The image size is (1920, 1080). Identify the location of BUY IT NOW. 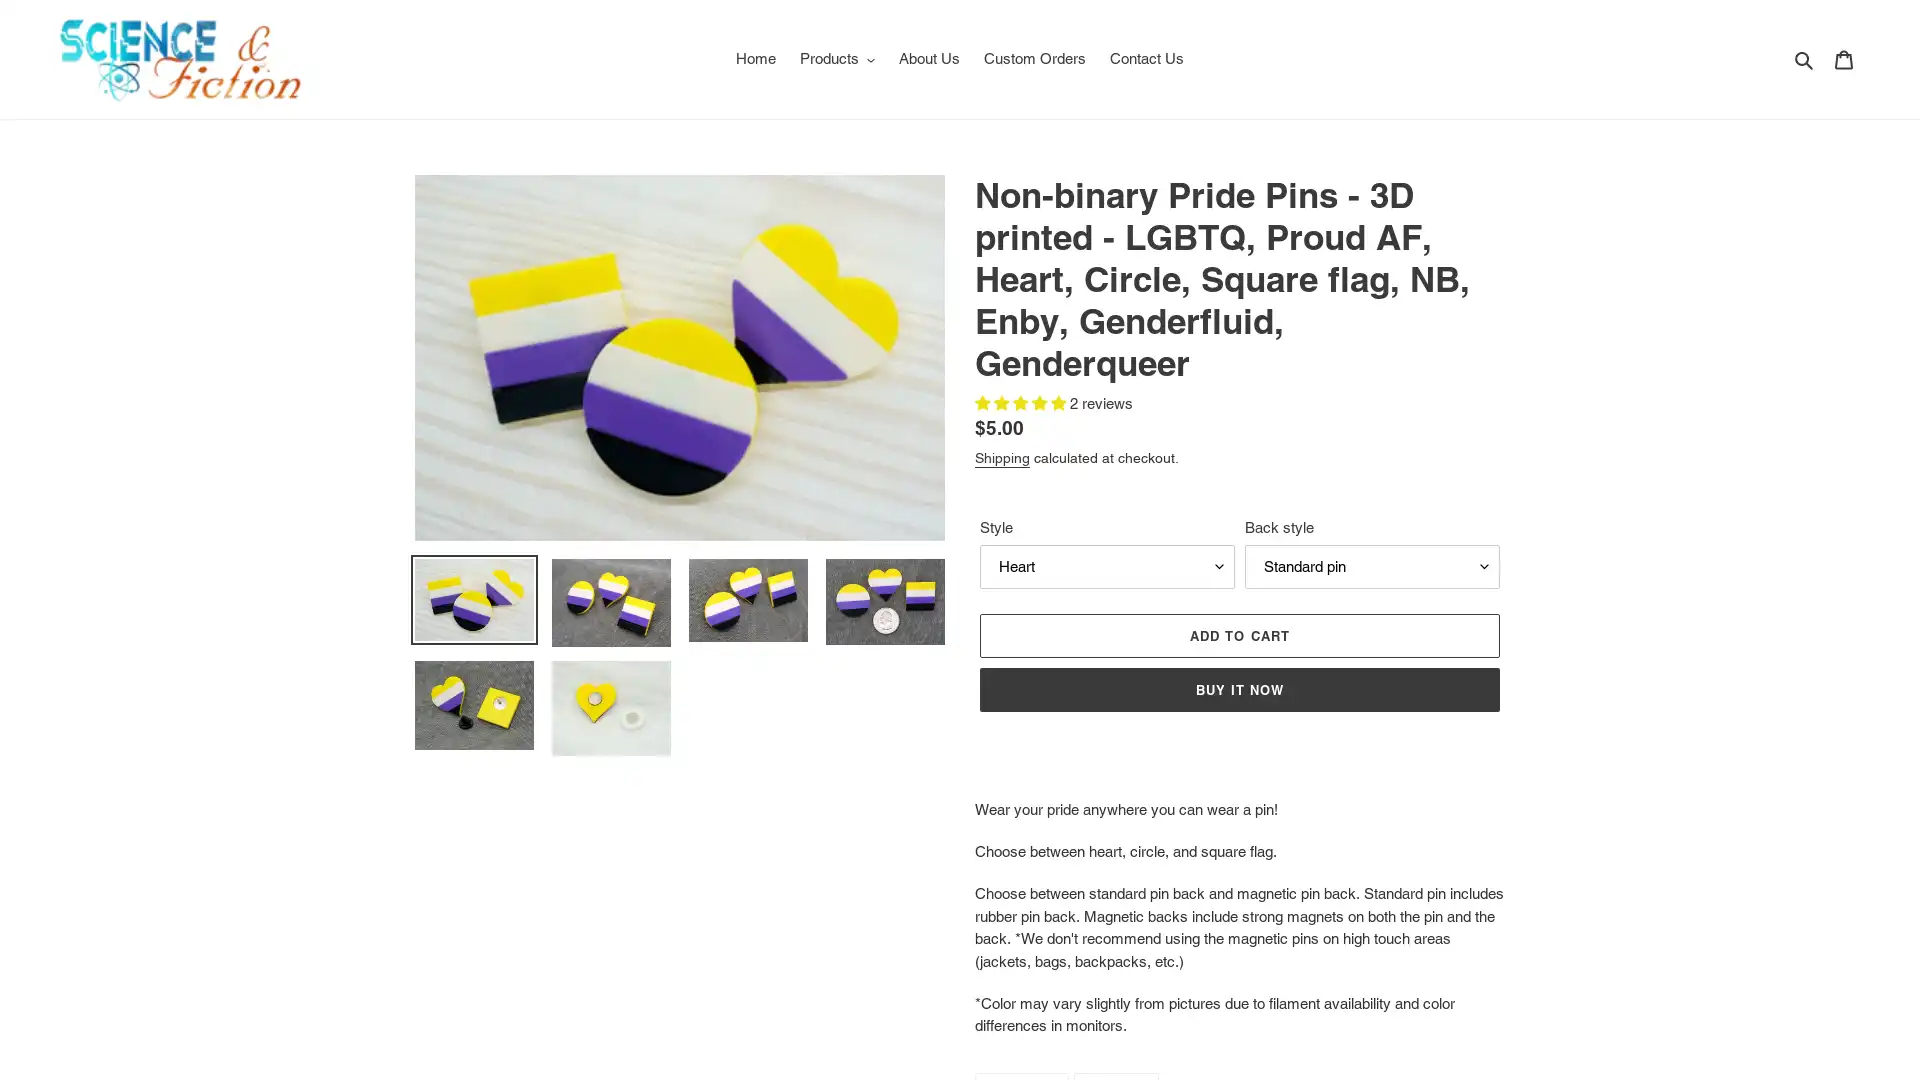
(1238, 688).